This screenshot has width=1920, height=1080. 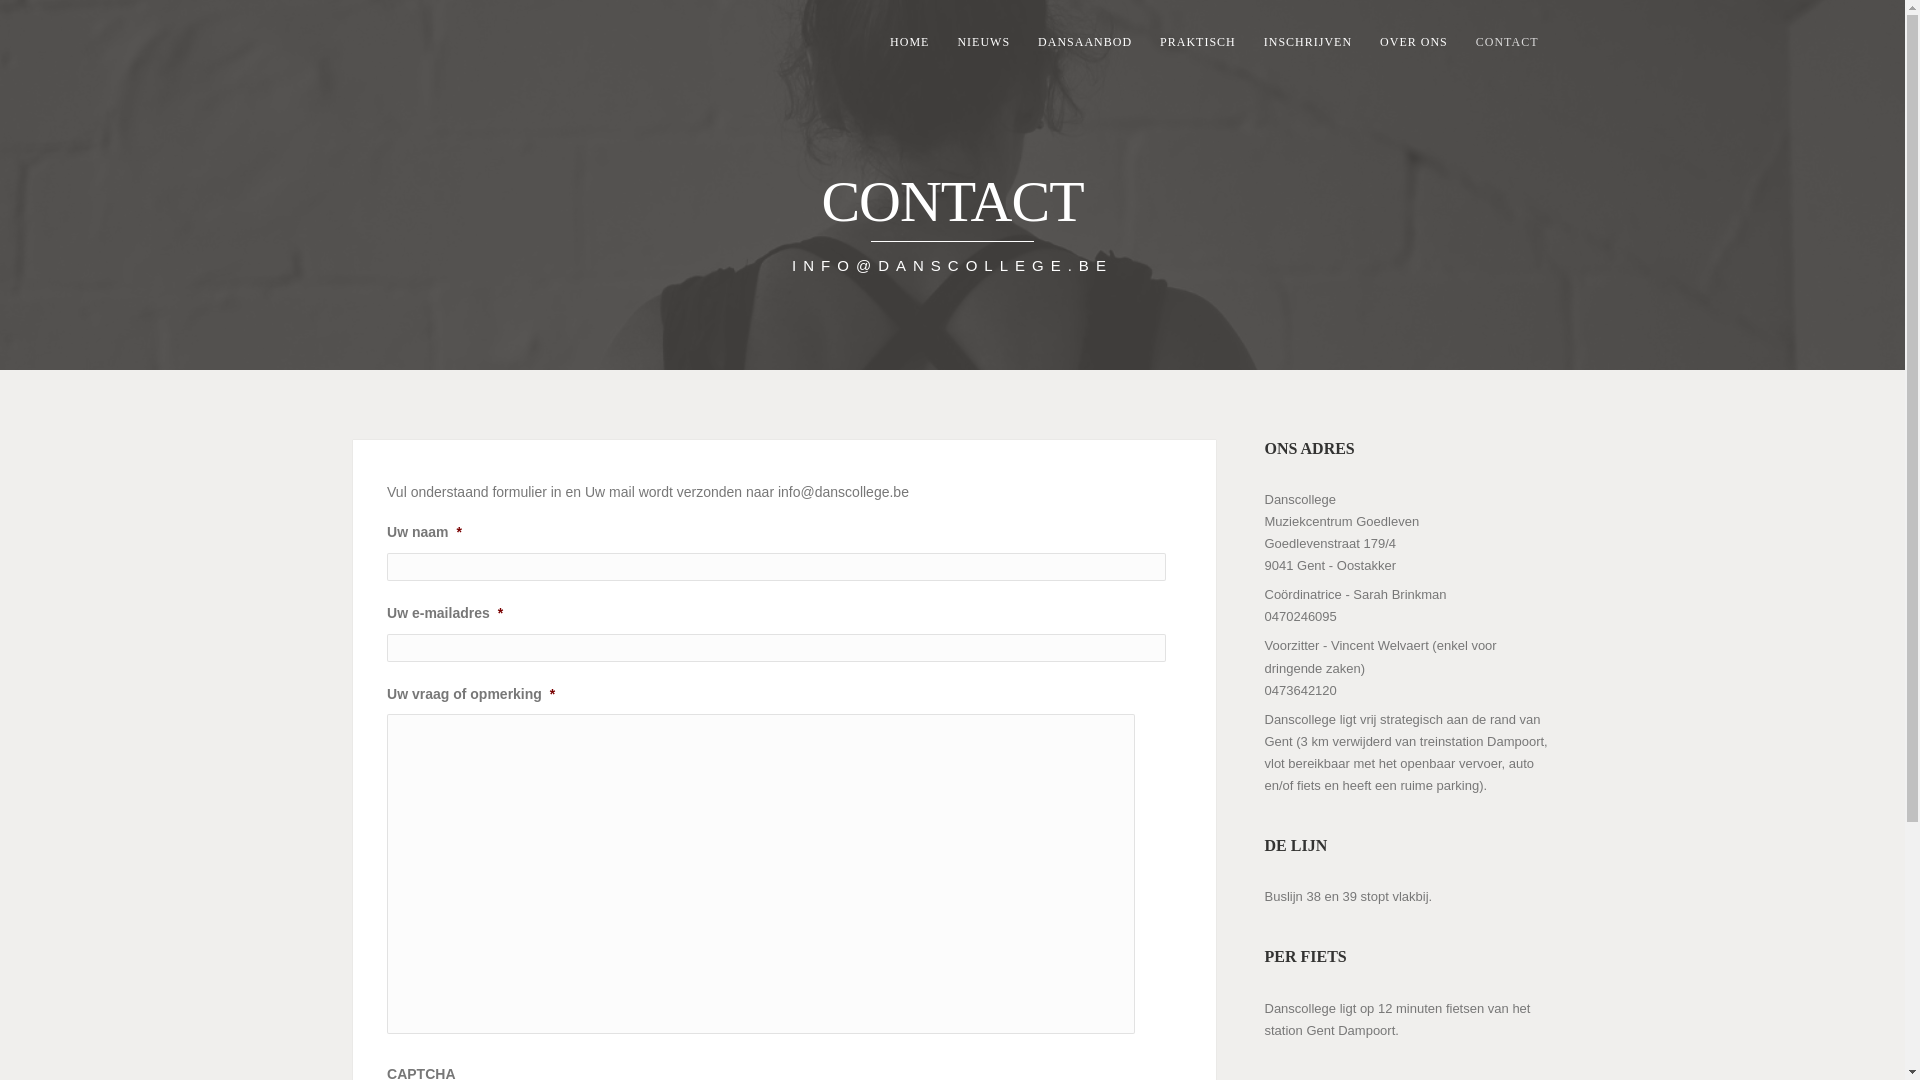 I want to click on 'NIEUWS', so click(x=941, y=42).